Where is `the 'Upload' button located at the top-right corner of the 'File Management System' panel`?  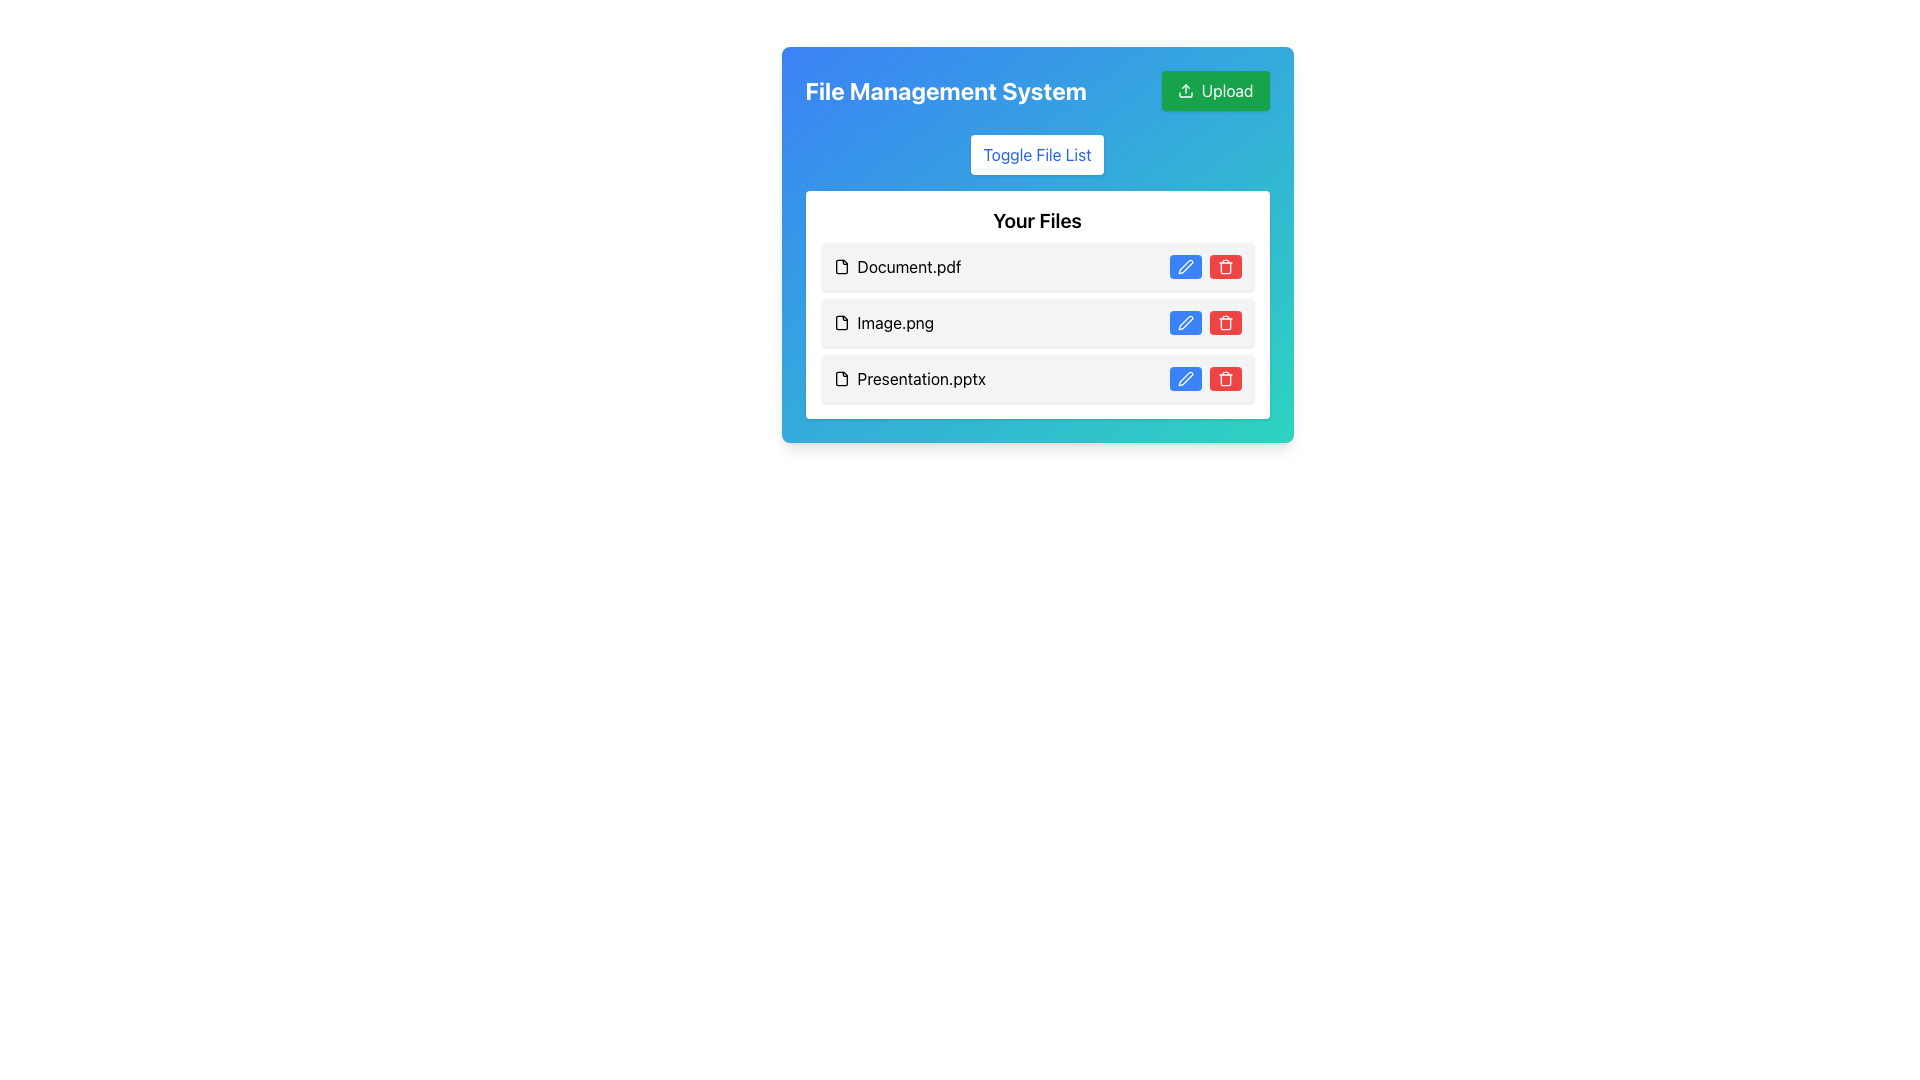 the 'Upload' button located at the top-right corner of the 'File Management System' panel is located at coordinates (1214, 91).